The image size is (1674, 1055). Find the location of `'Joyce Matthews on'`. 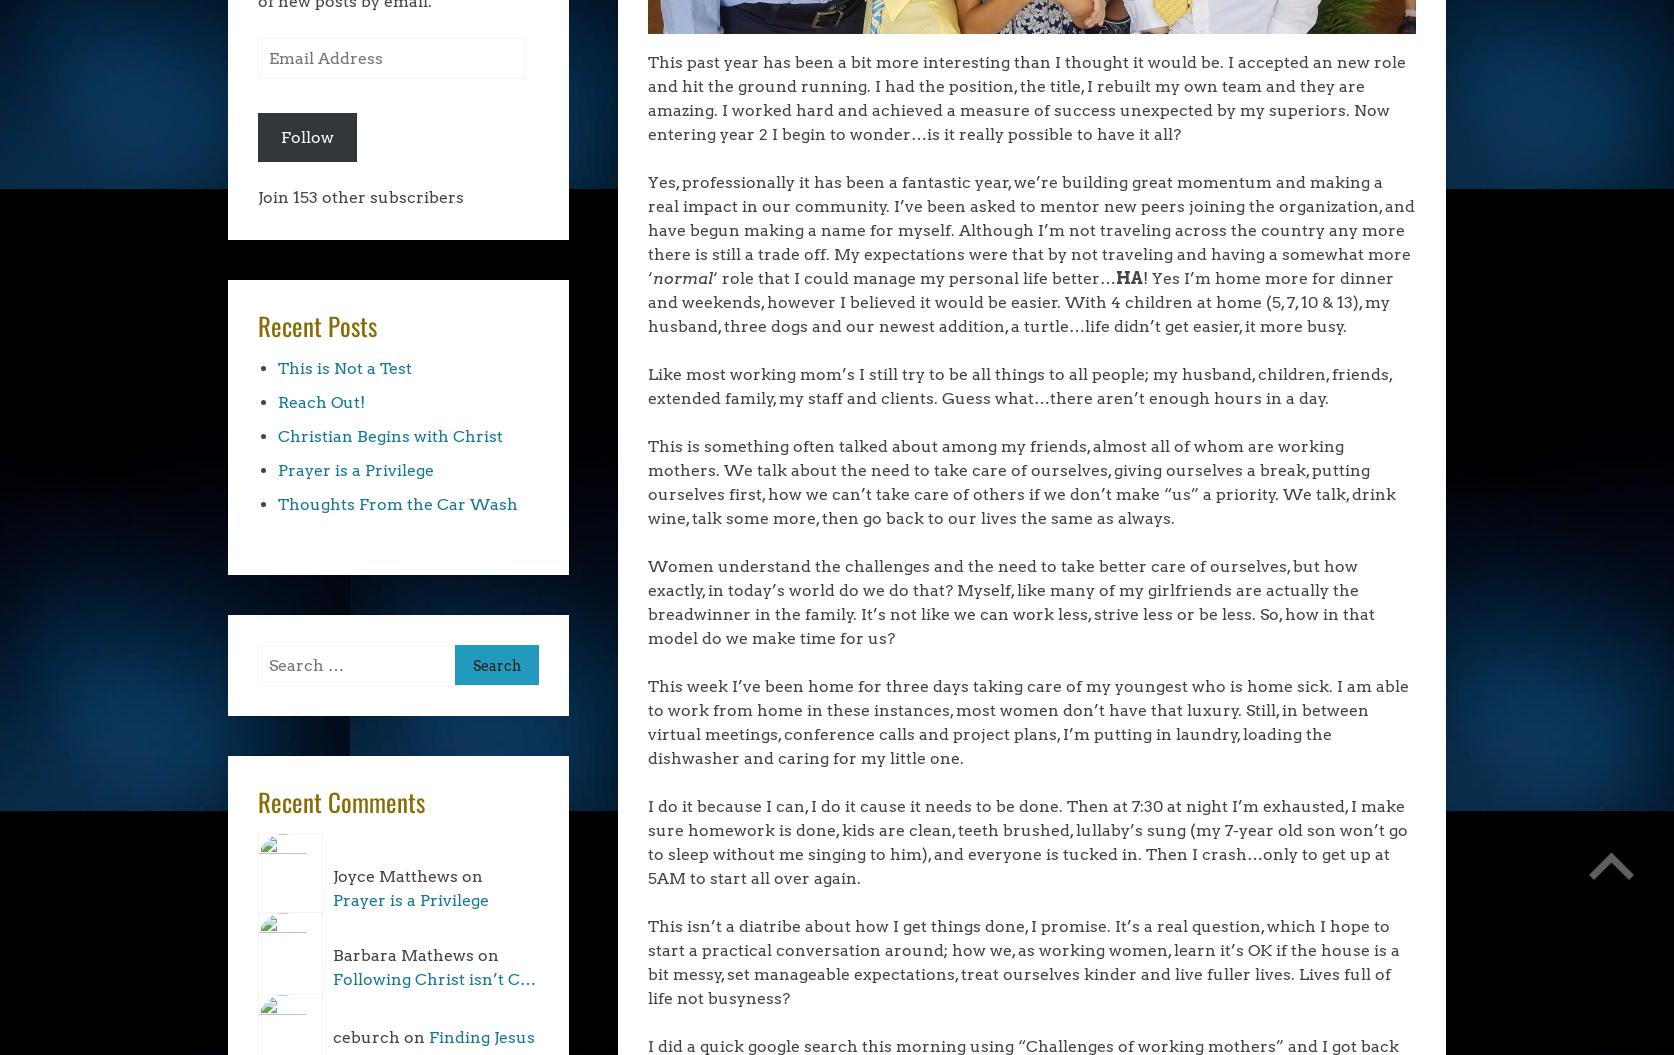

'Joyce Matthews on' is located at coordinates (407, 875).